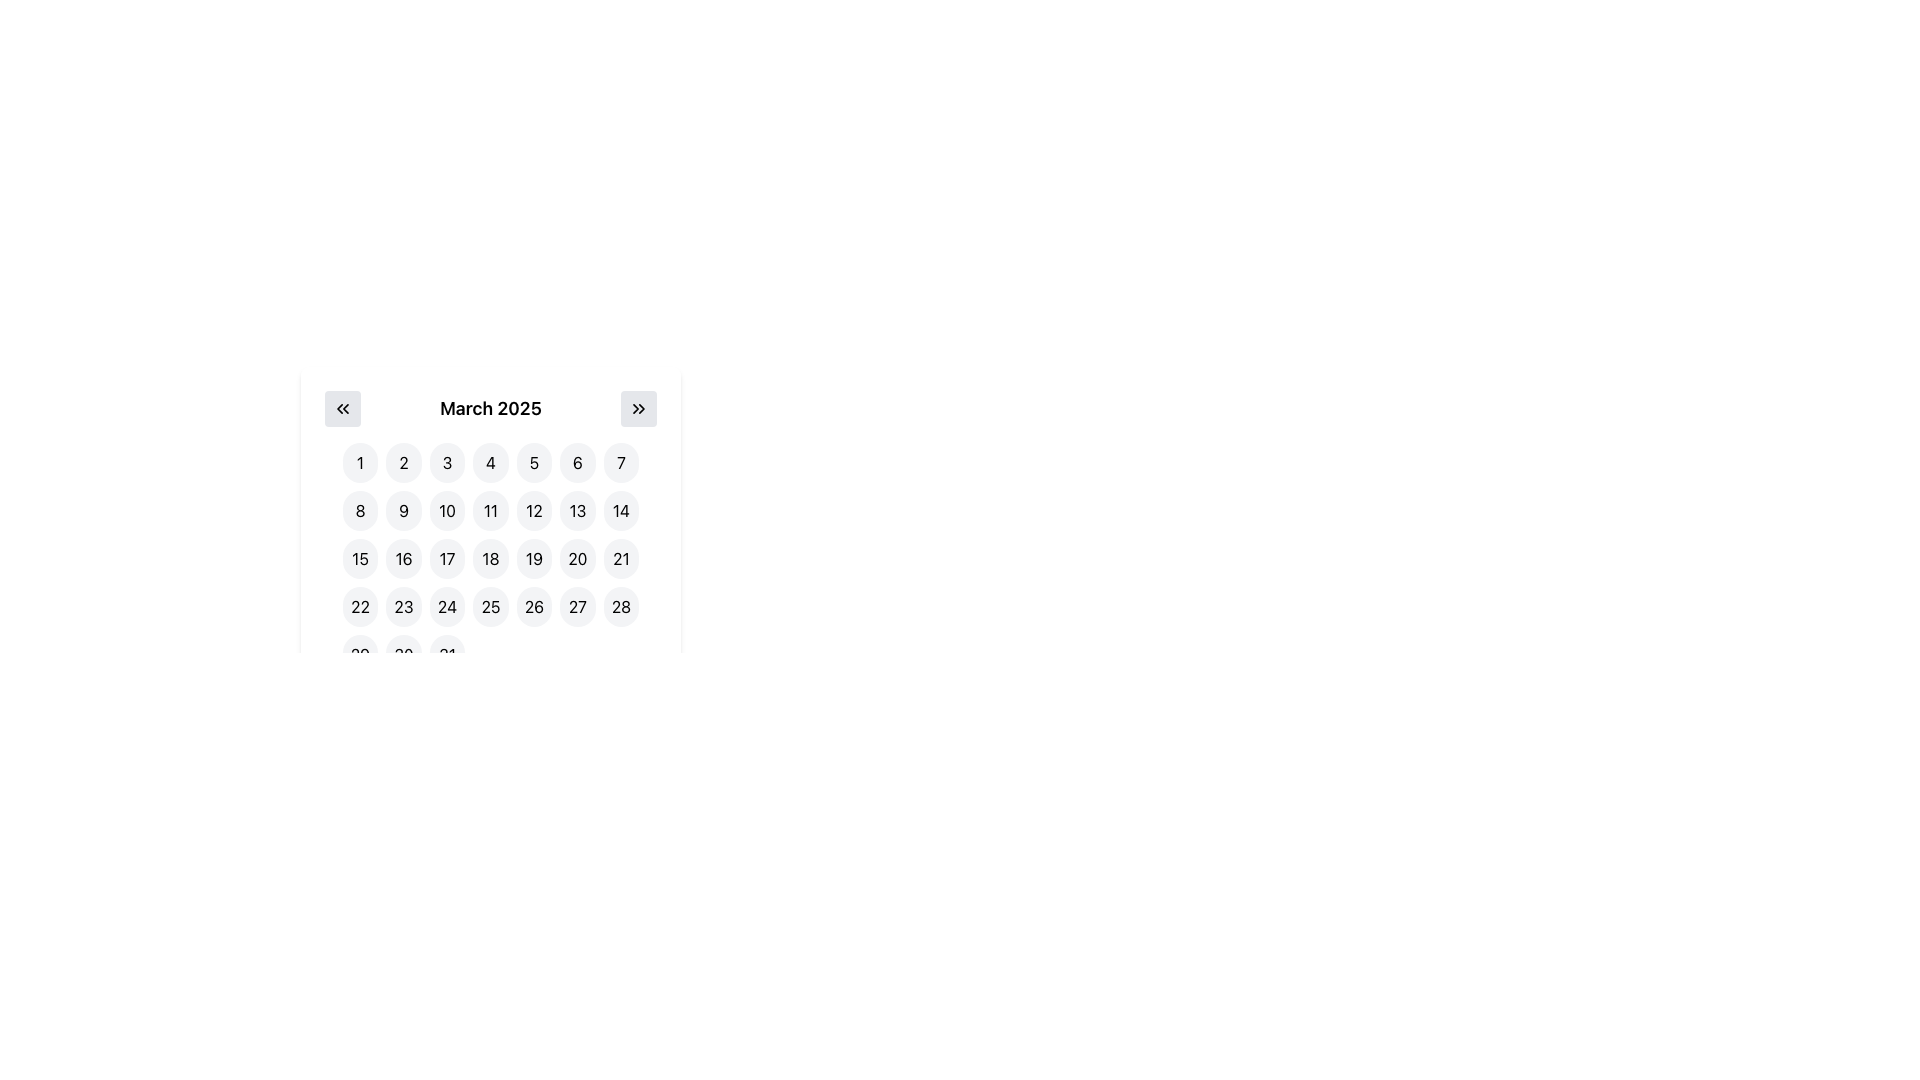 Image resolution: width=1920 pixels, height=1080 pixels. I want to click on the selectable date button representing the 14th of March 2025 in the calendar interface to change its background color, so click(620, 509).